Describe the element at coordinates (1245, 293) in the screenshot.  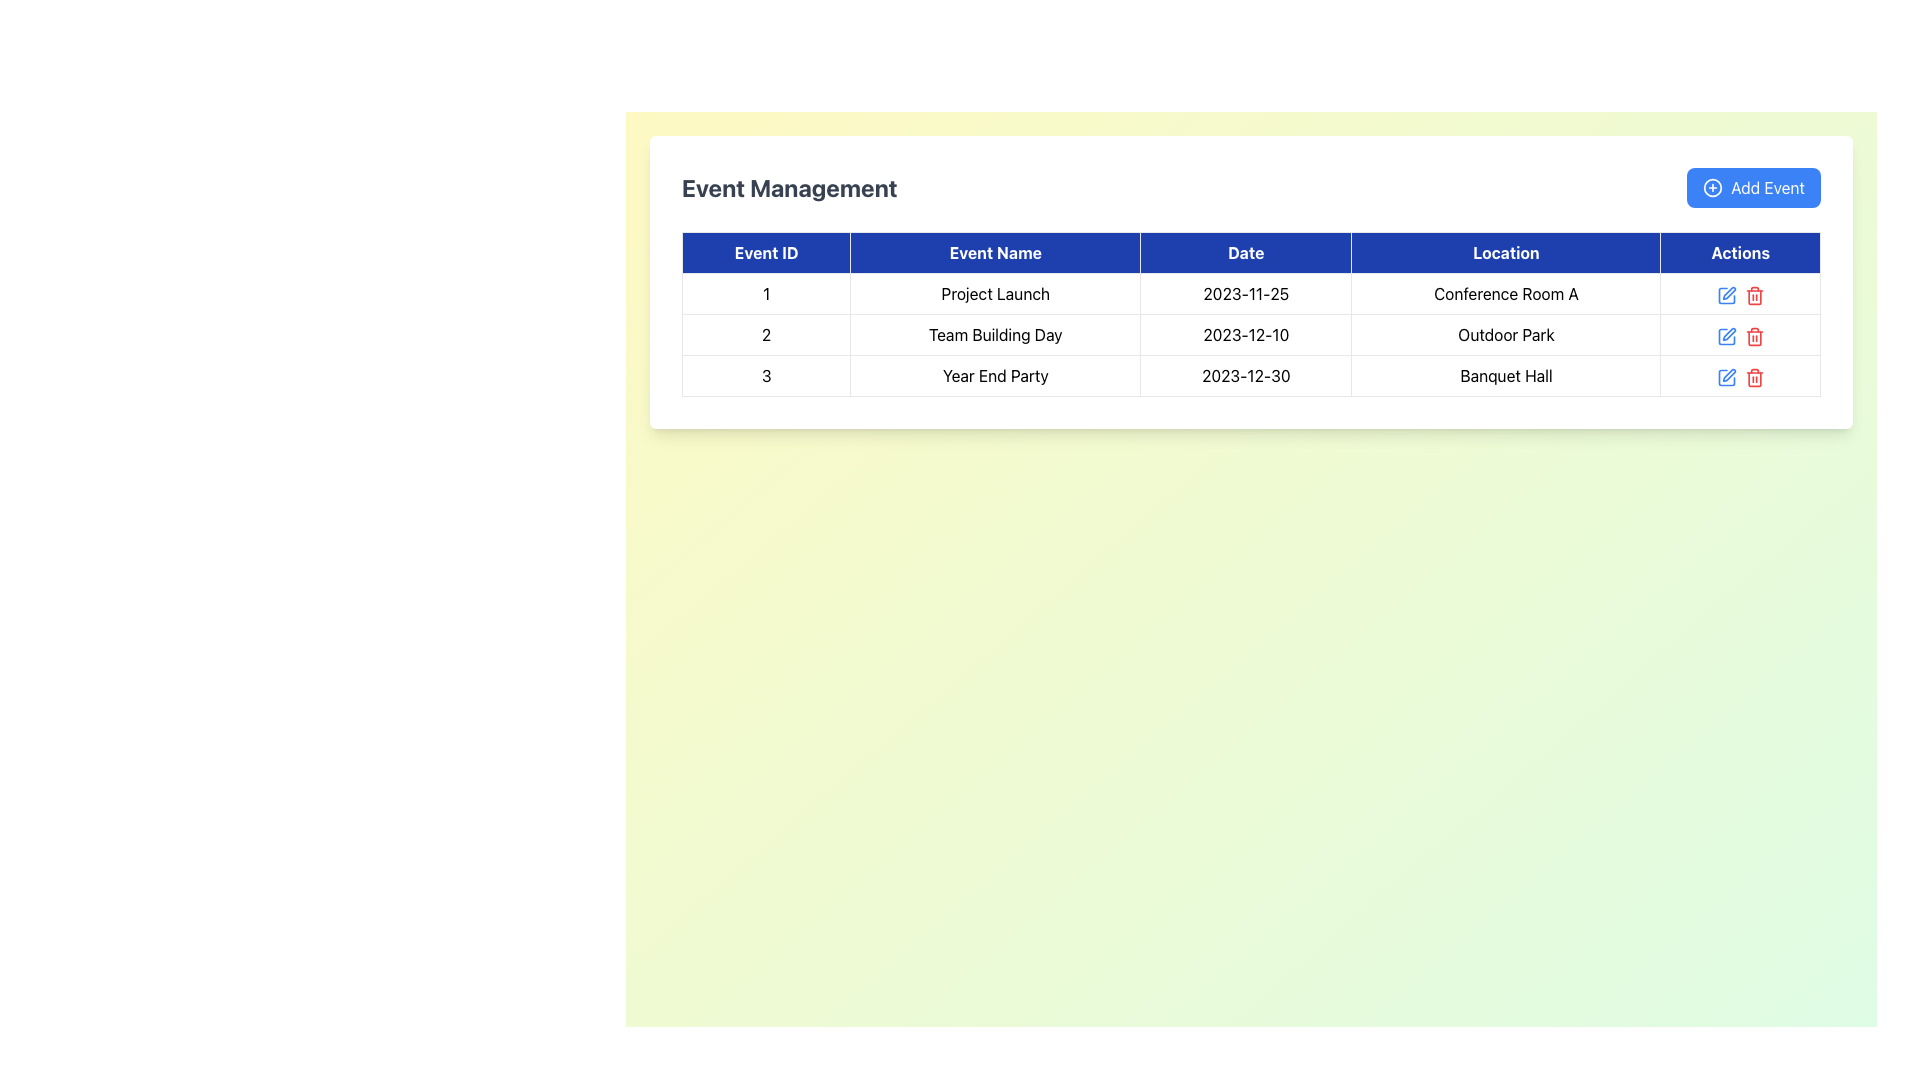
I see `date displayed in the text label showing '2023-11-25' under the 'Date' column for the 'Project Launch' row` at that location.